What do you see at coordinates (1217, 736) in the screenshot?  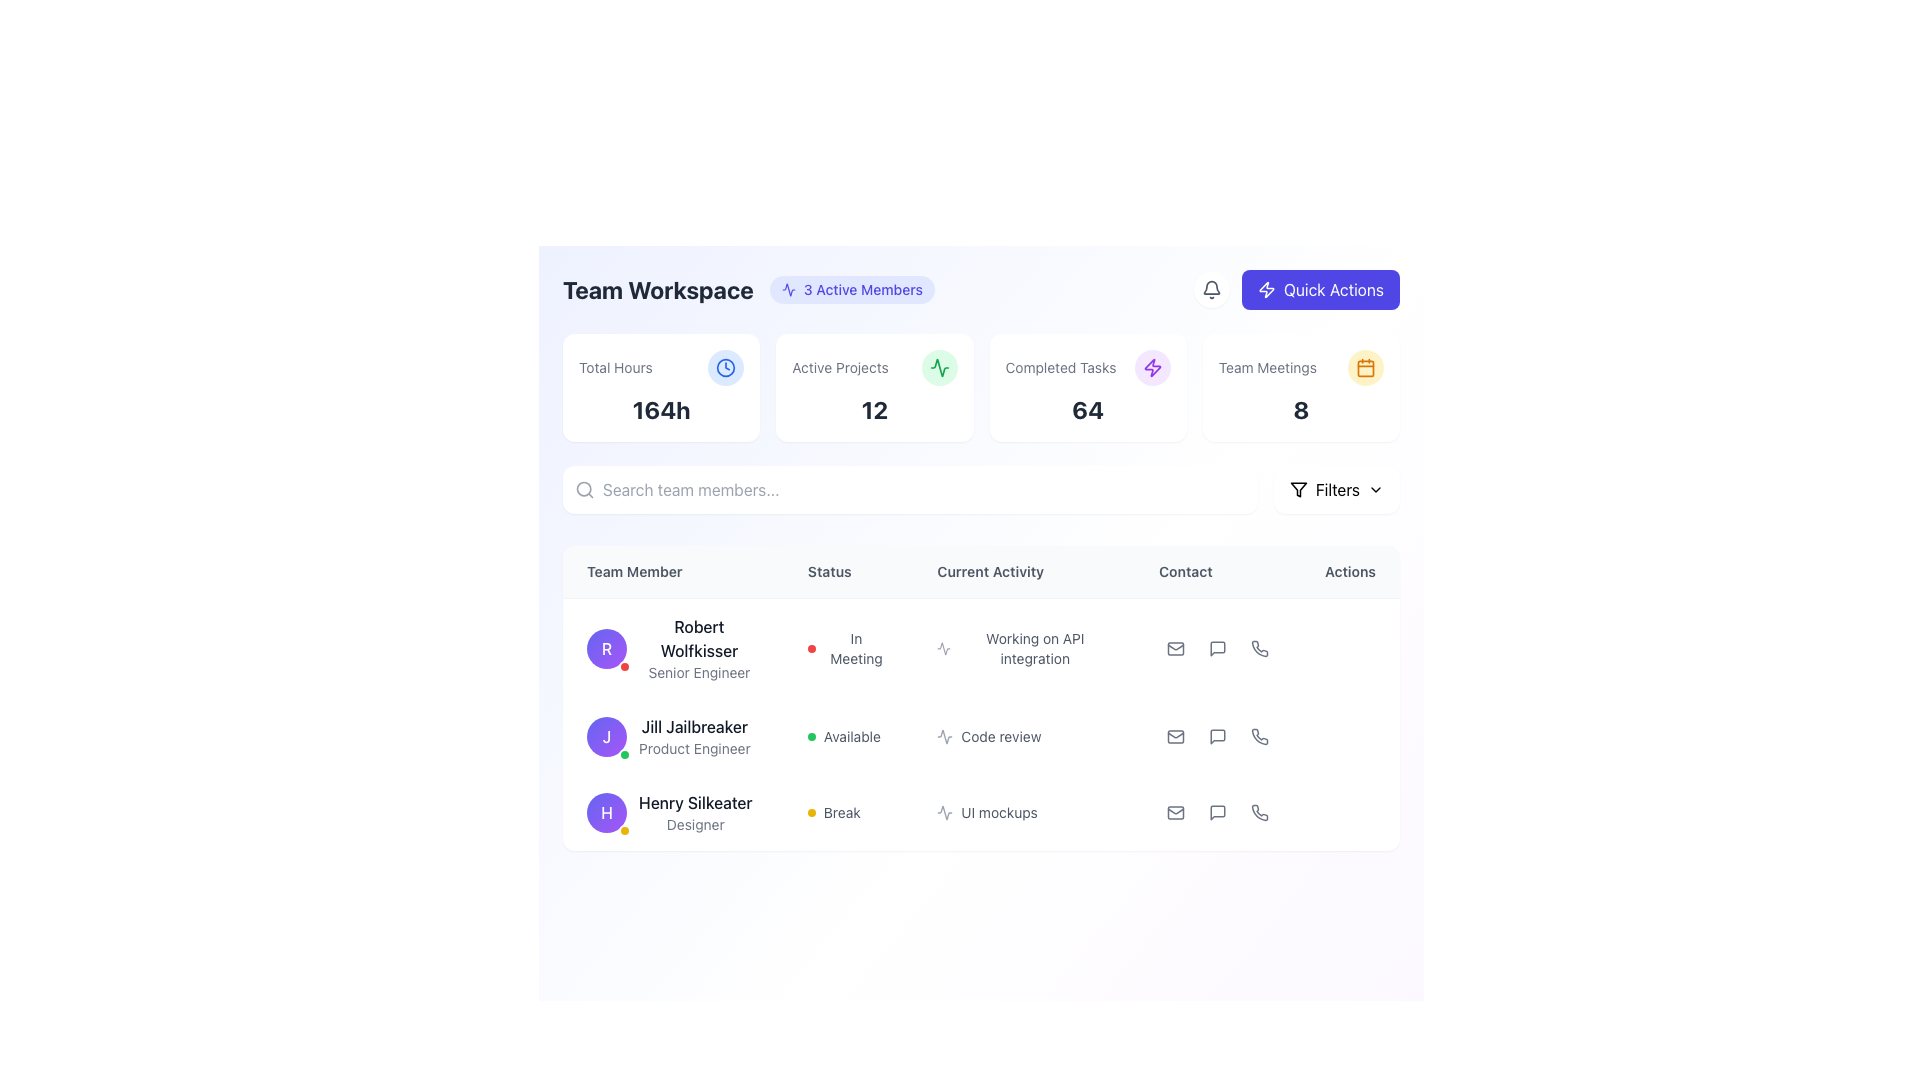 I see `the chat icon button located in the 'Actions' column for the second user, Jill Jailbreaker` at bounding box center [1217, 736].